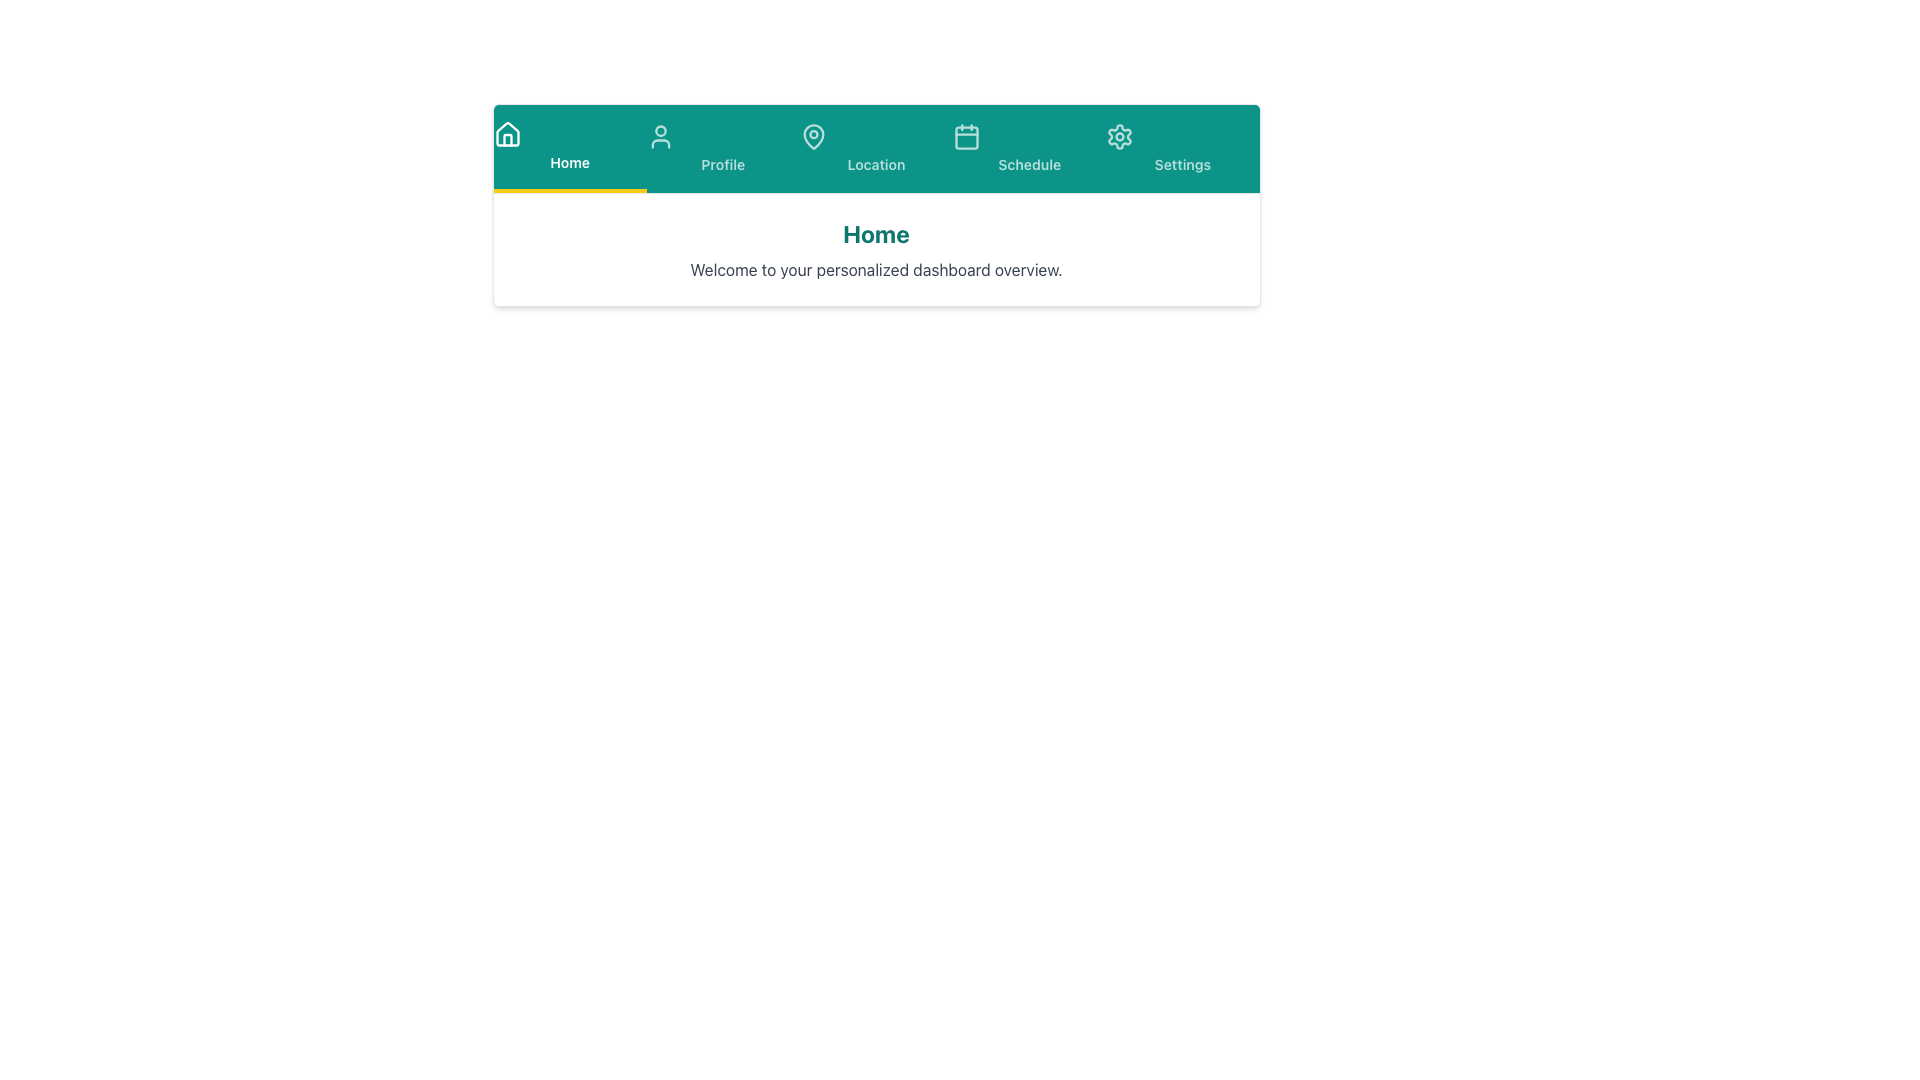  I want to click on the vertical rectangular component inside the house icon, which is part of the SVG representation of the house in the navigation bar, so click(507, 139).